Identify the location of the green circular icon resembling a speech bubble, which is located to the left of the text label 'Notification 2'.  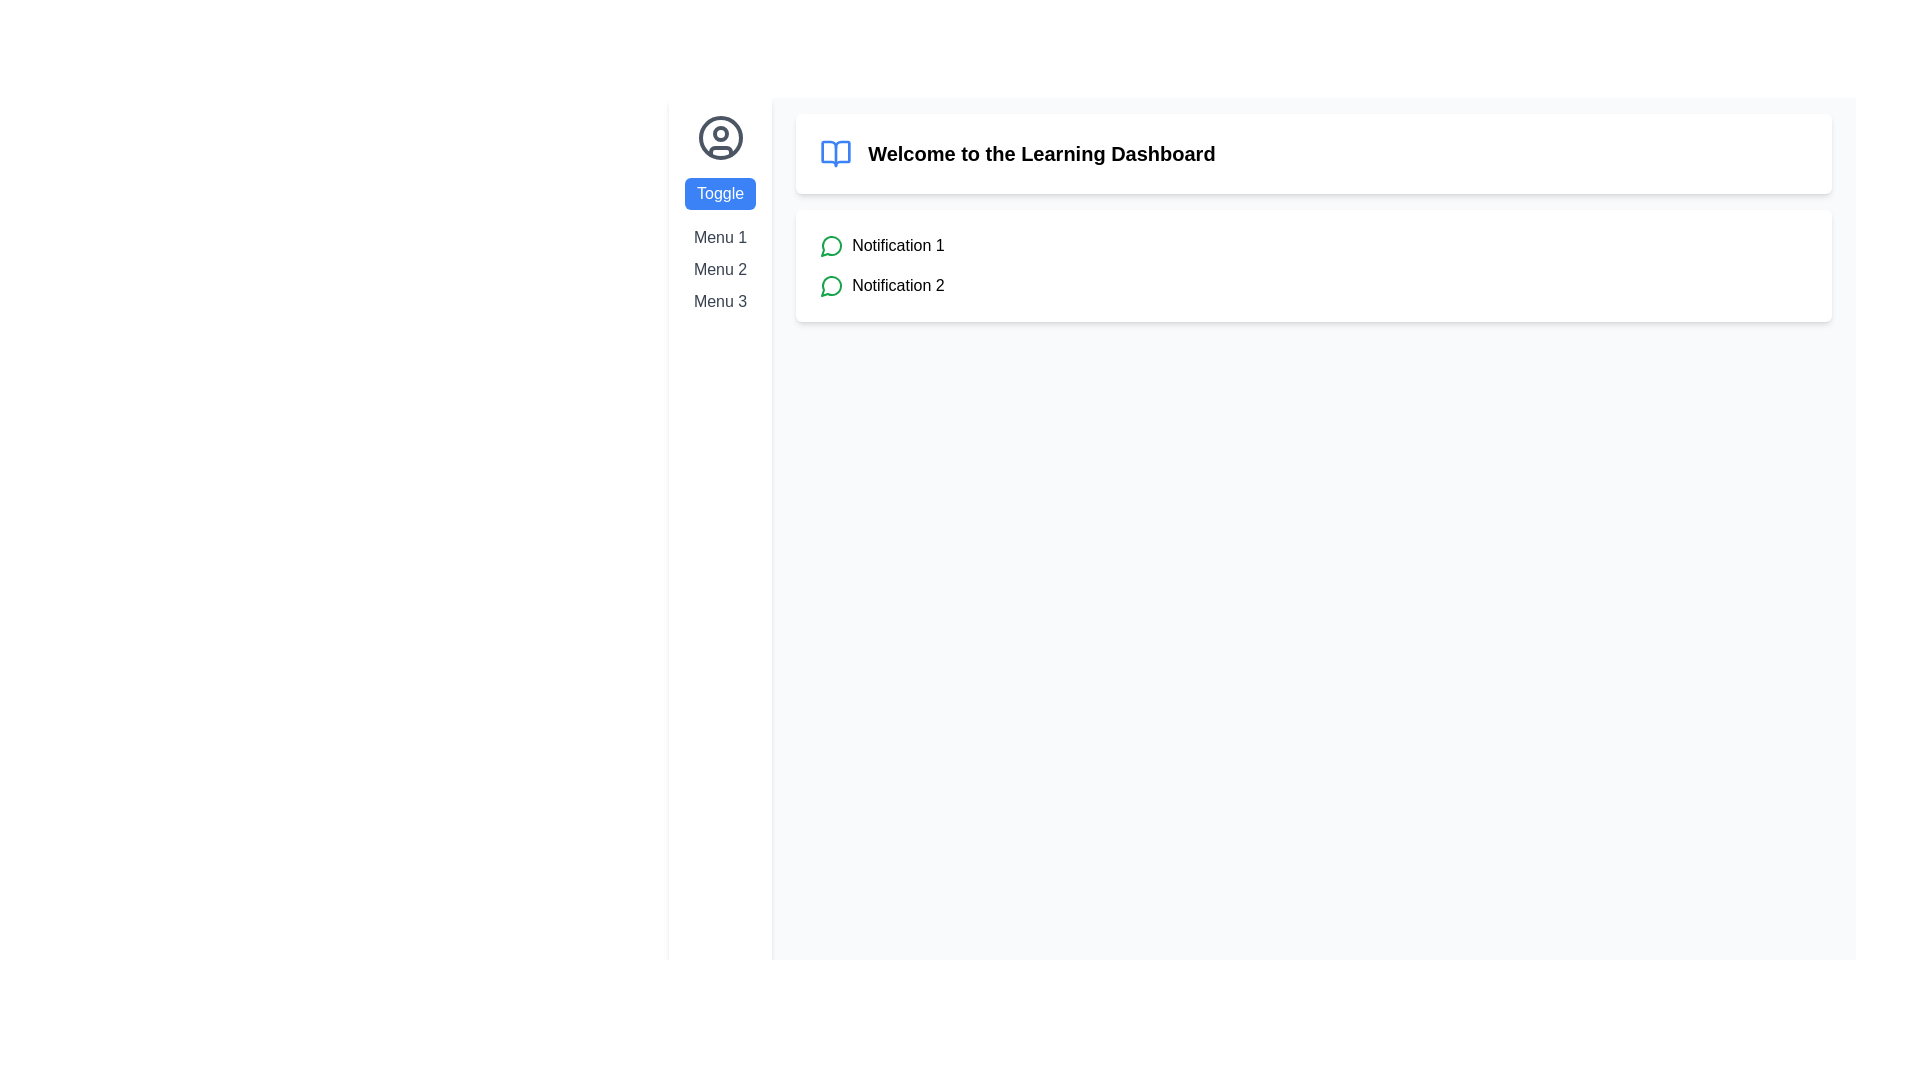
(832, 285).